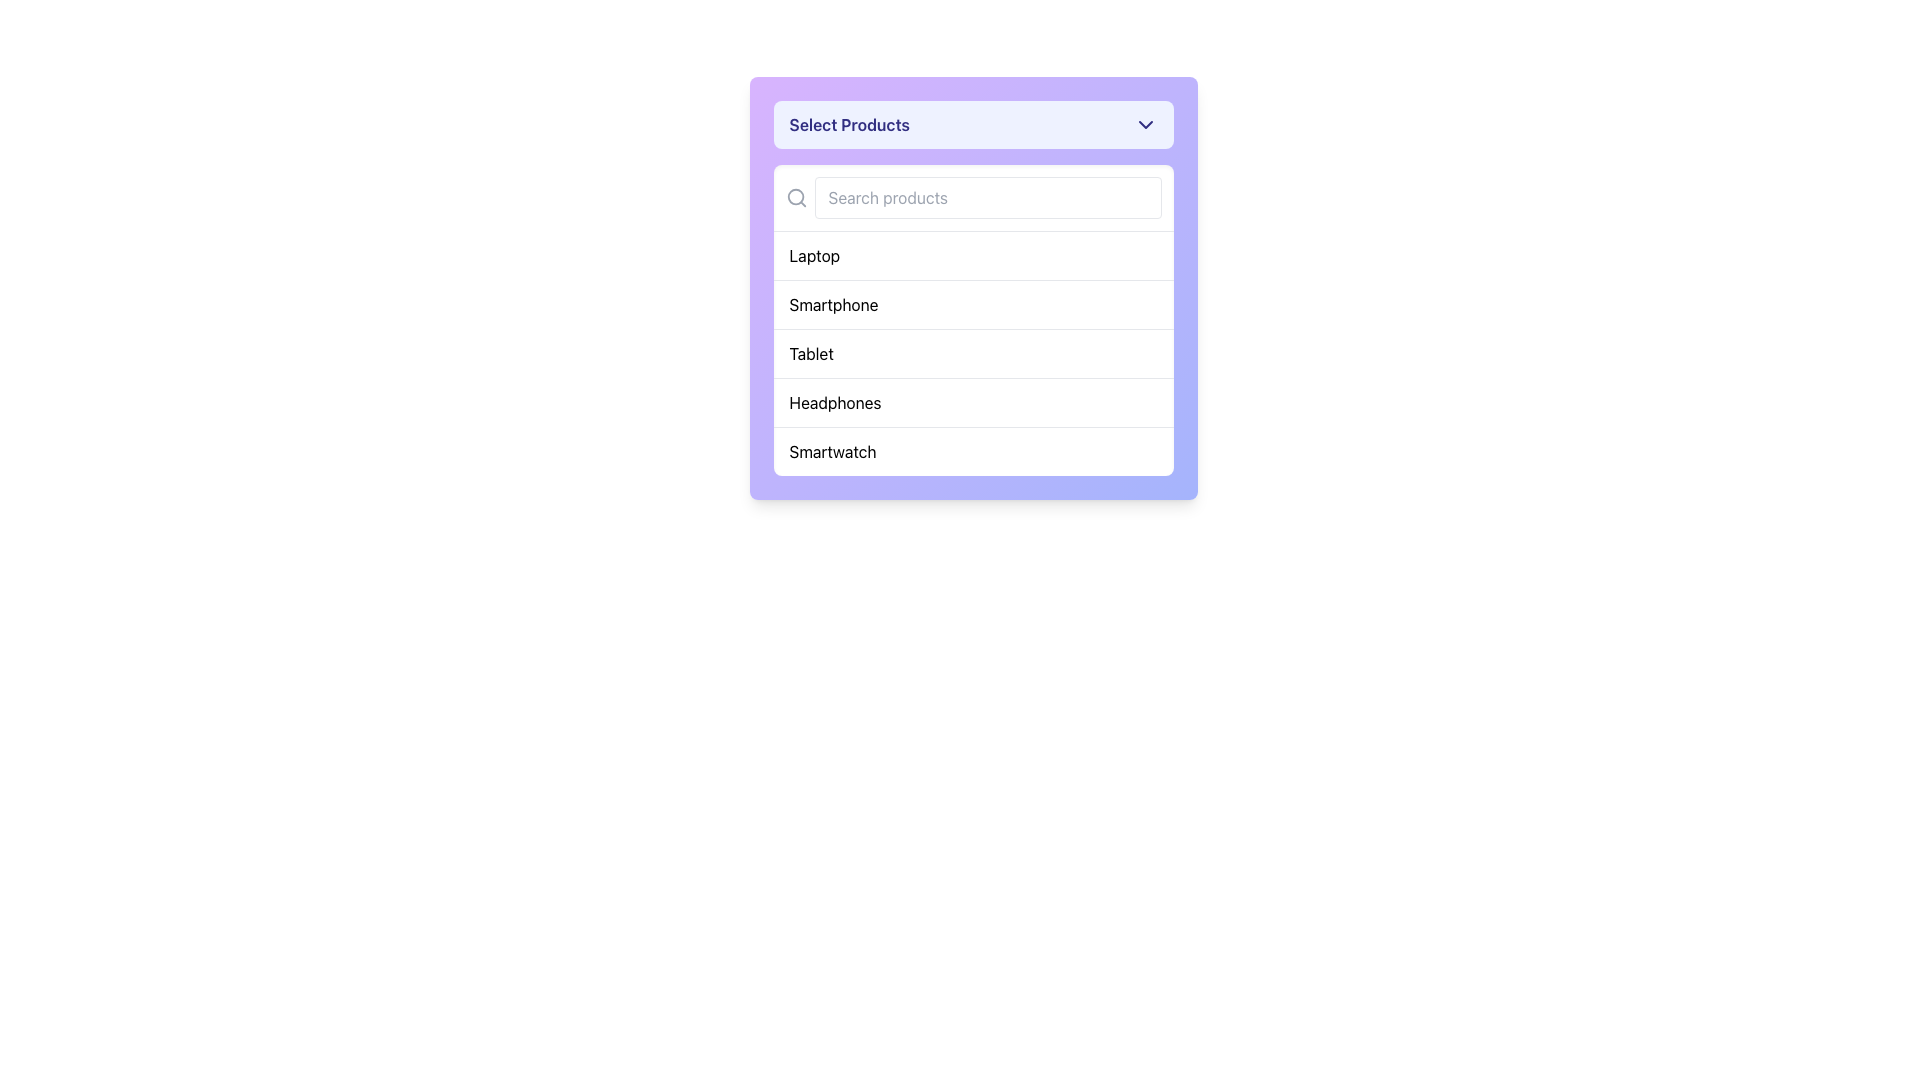 The width and height of the screenshot is (1920, 1080). What do you see at coordinates (973, 402) in the screenshot?
I see `to select the menu item labeled 'Headphones', which is the fourth option in a vertical list of selectable items, styled with padding and a hover effect that changes the background color` at bounding box center [973, 402].